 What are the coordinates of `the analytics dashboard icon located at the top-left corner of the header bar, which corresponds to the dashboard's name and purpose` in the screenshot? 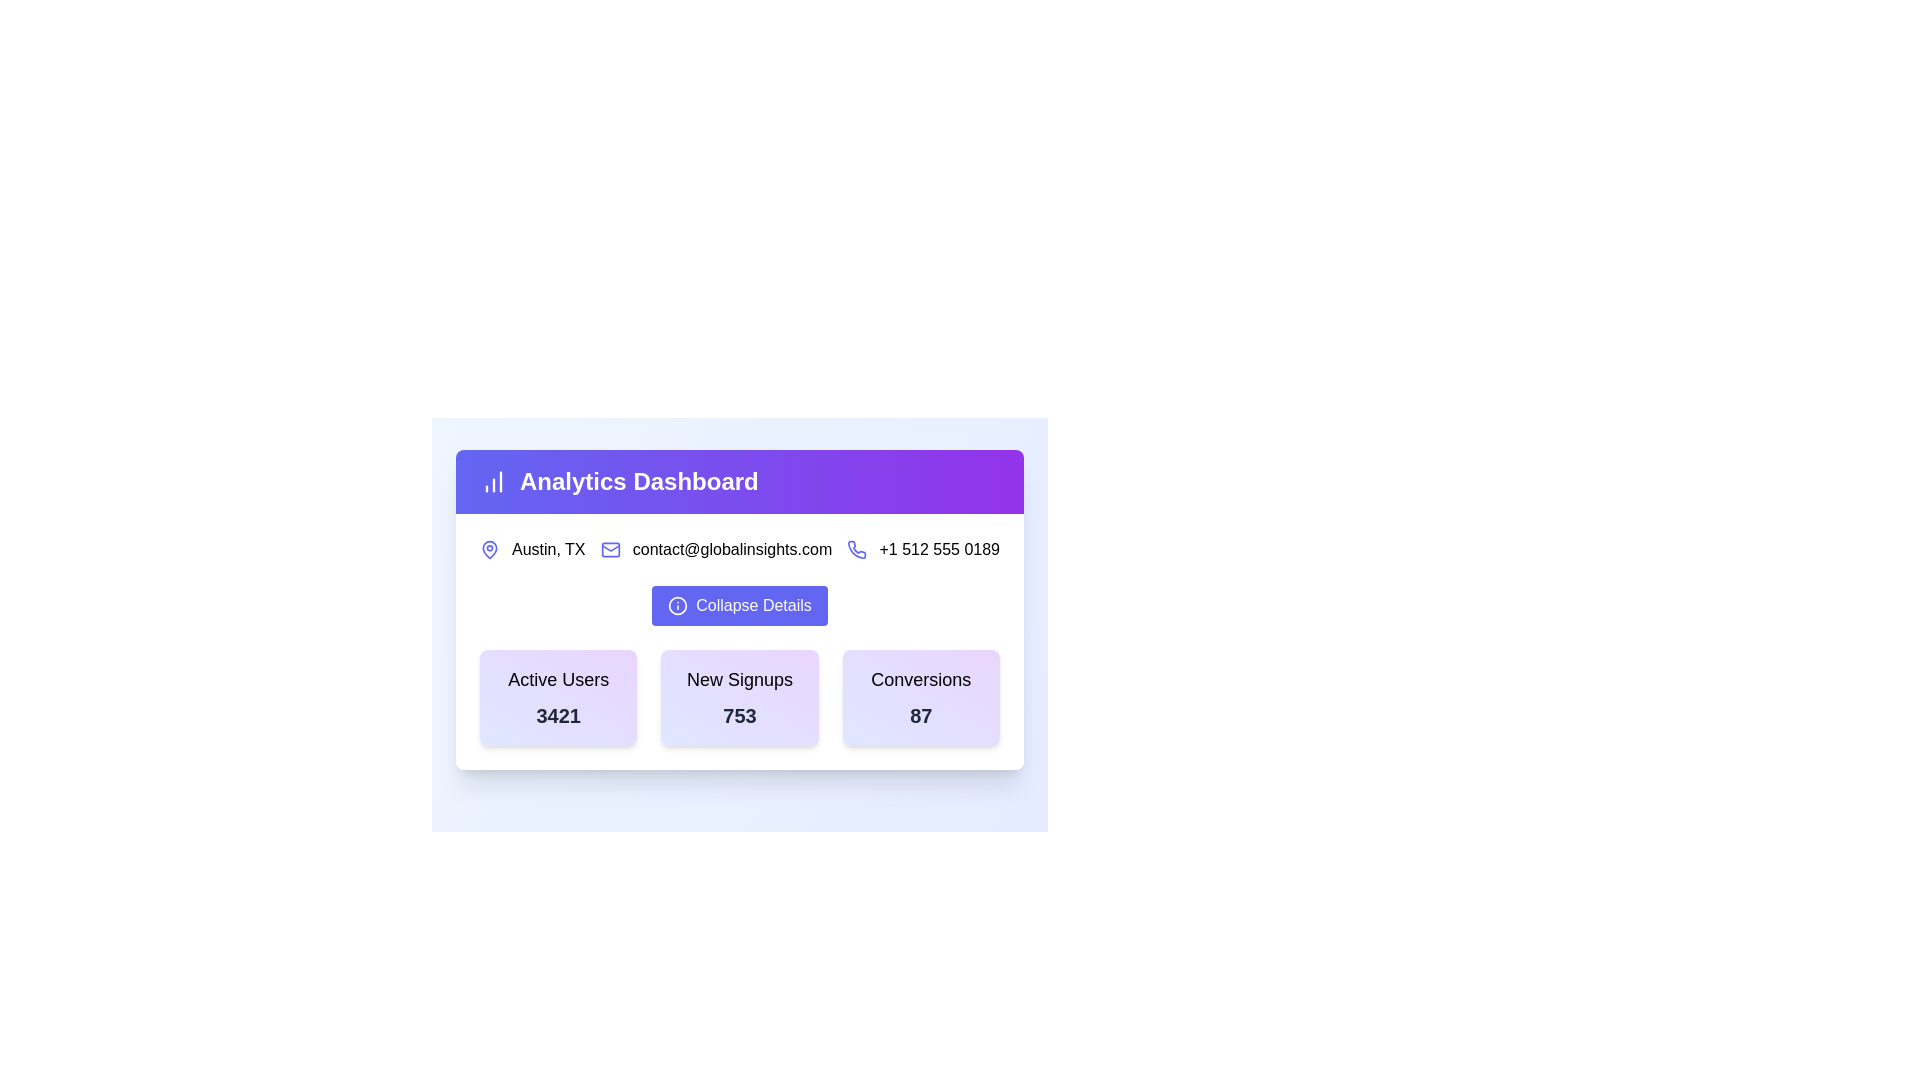 It's located at (494, 482).